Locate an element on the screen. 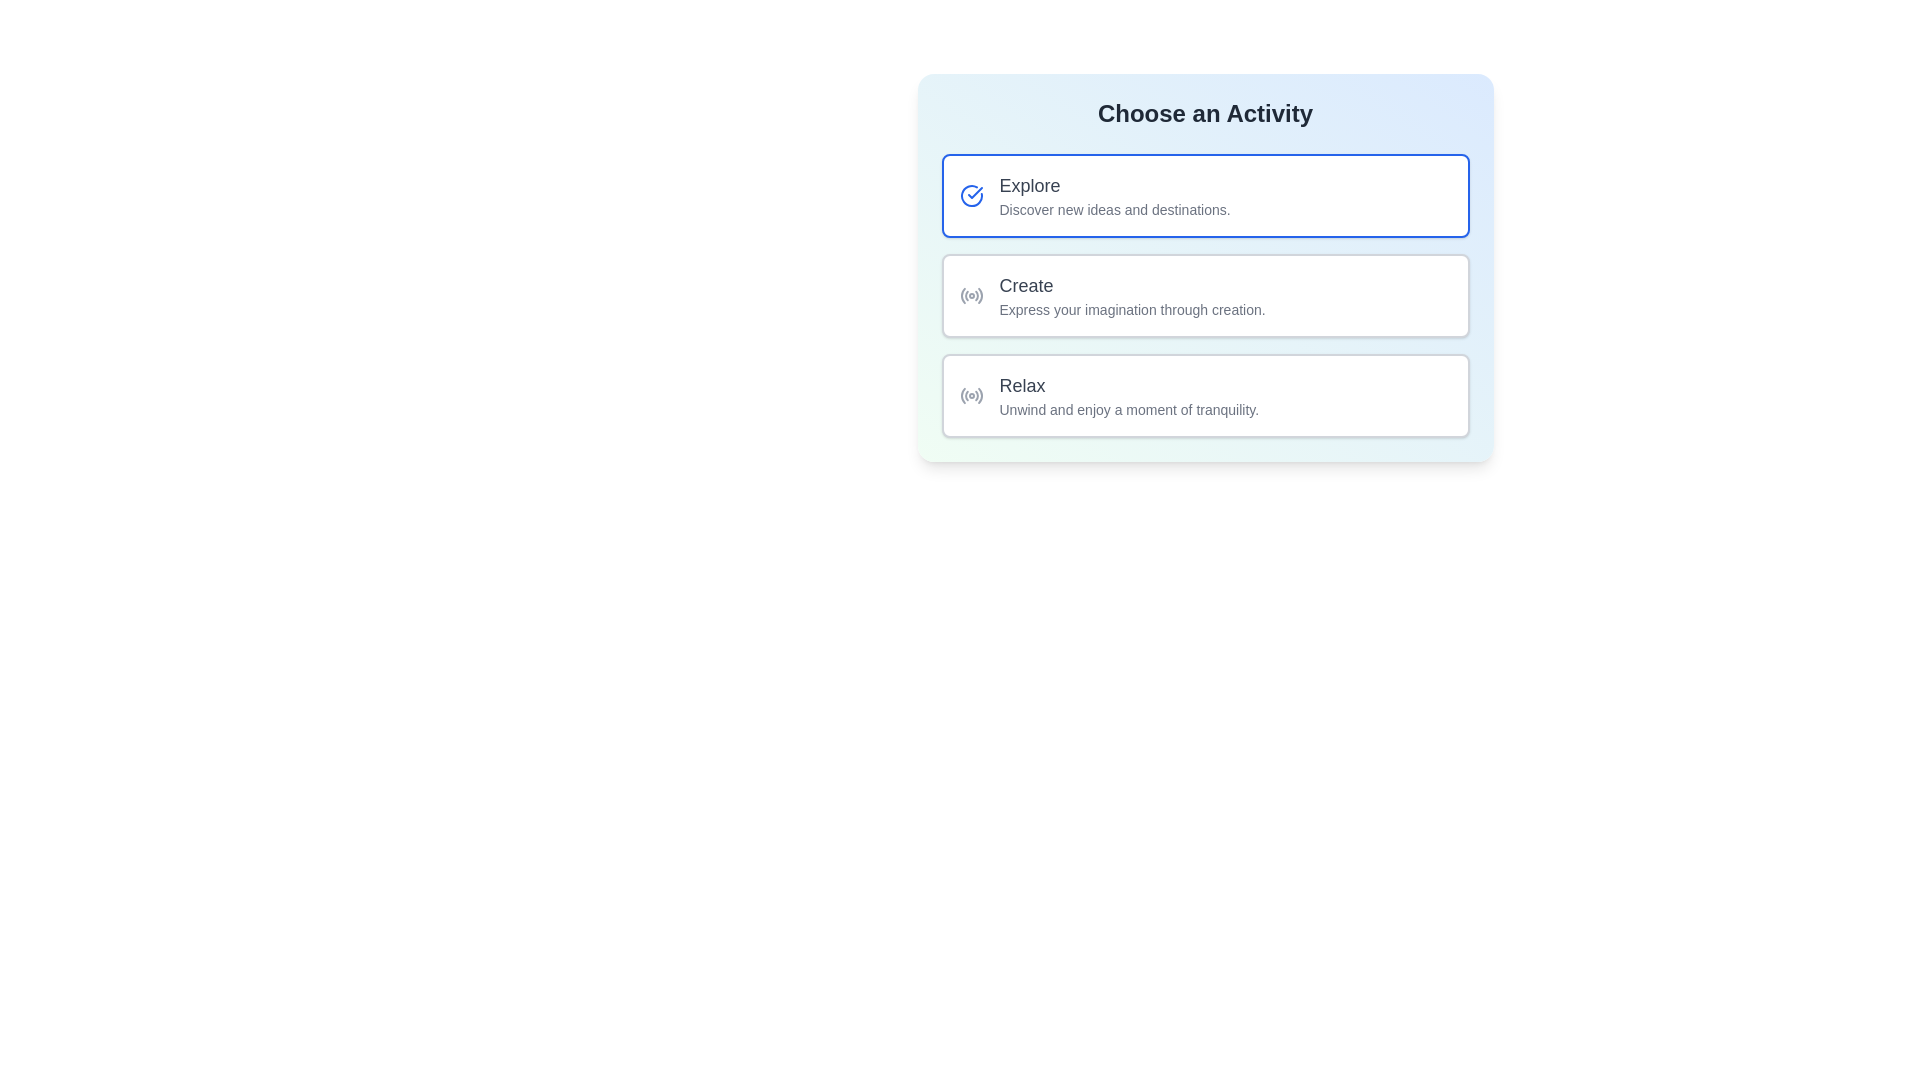 Image resolution: width=1920 pixels, height=1080 pixels. text content of the header and paragraph element that includes 'Explore' and 'Discover new ideas and destinations.' is located at coordinates (1114, 196).